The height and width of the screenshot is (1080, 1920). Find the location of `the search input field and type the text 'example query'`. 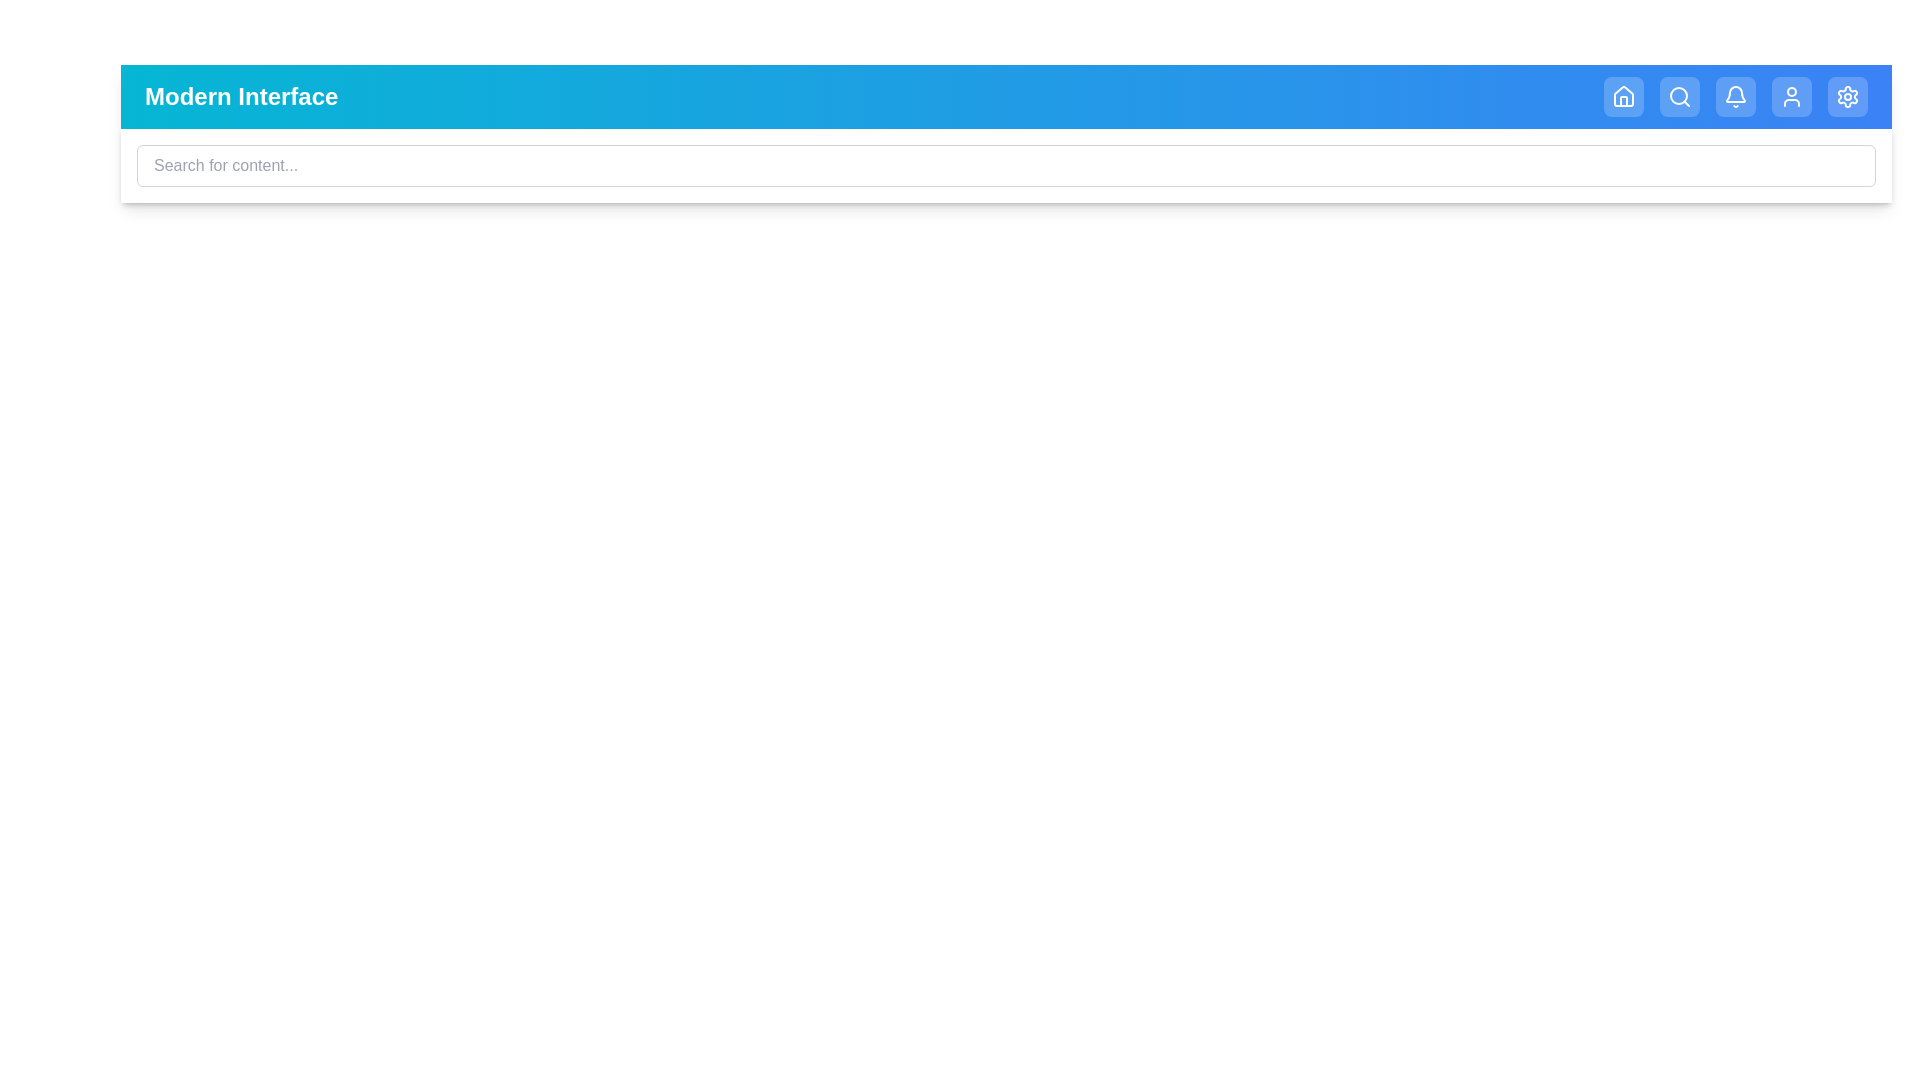

the search input field and type the text 'example query' is located at coordinates (1006, 164).